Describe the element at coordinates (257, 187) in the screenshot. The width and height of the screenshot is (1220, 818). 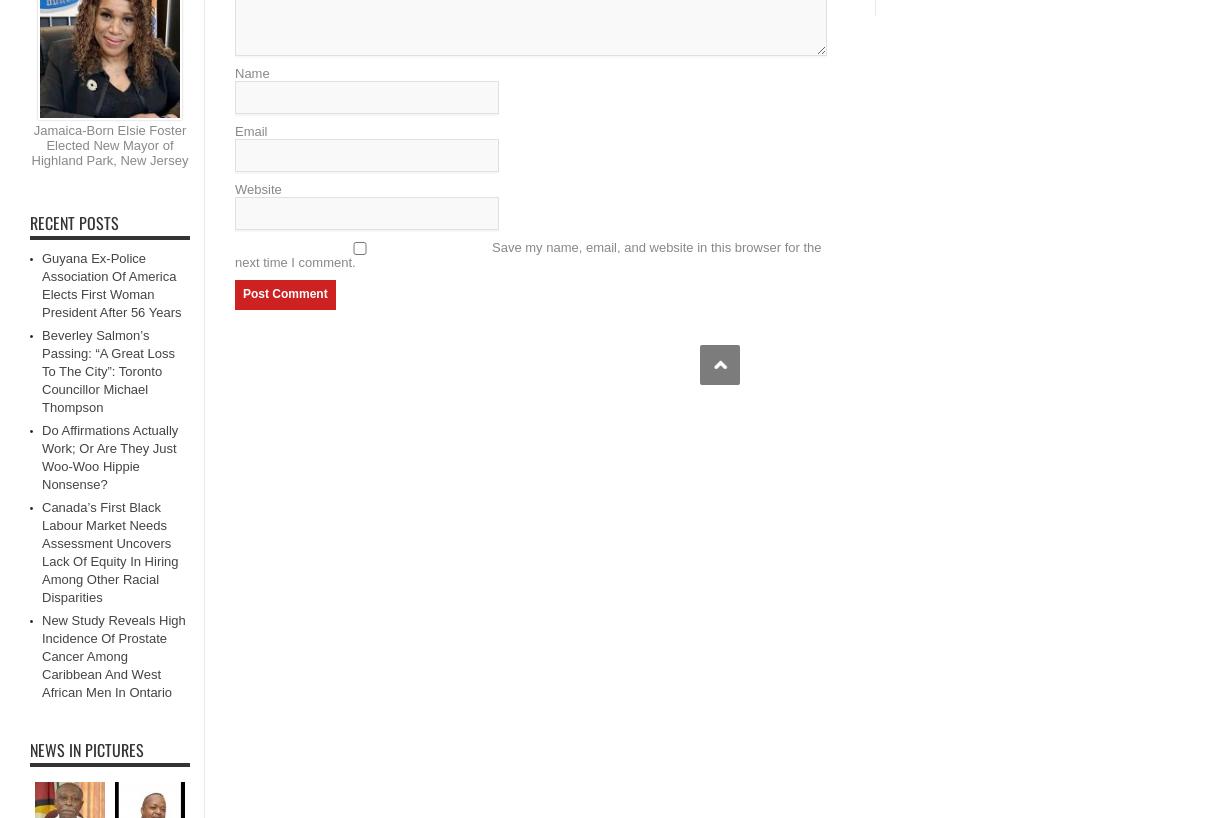
I see `'Website'` at that location.